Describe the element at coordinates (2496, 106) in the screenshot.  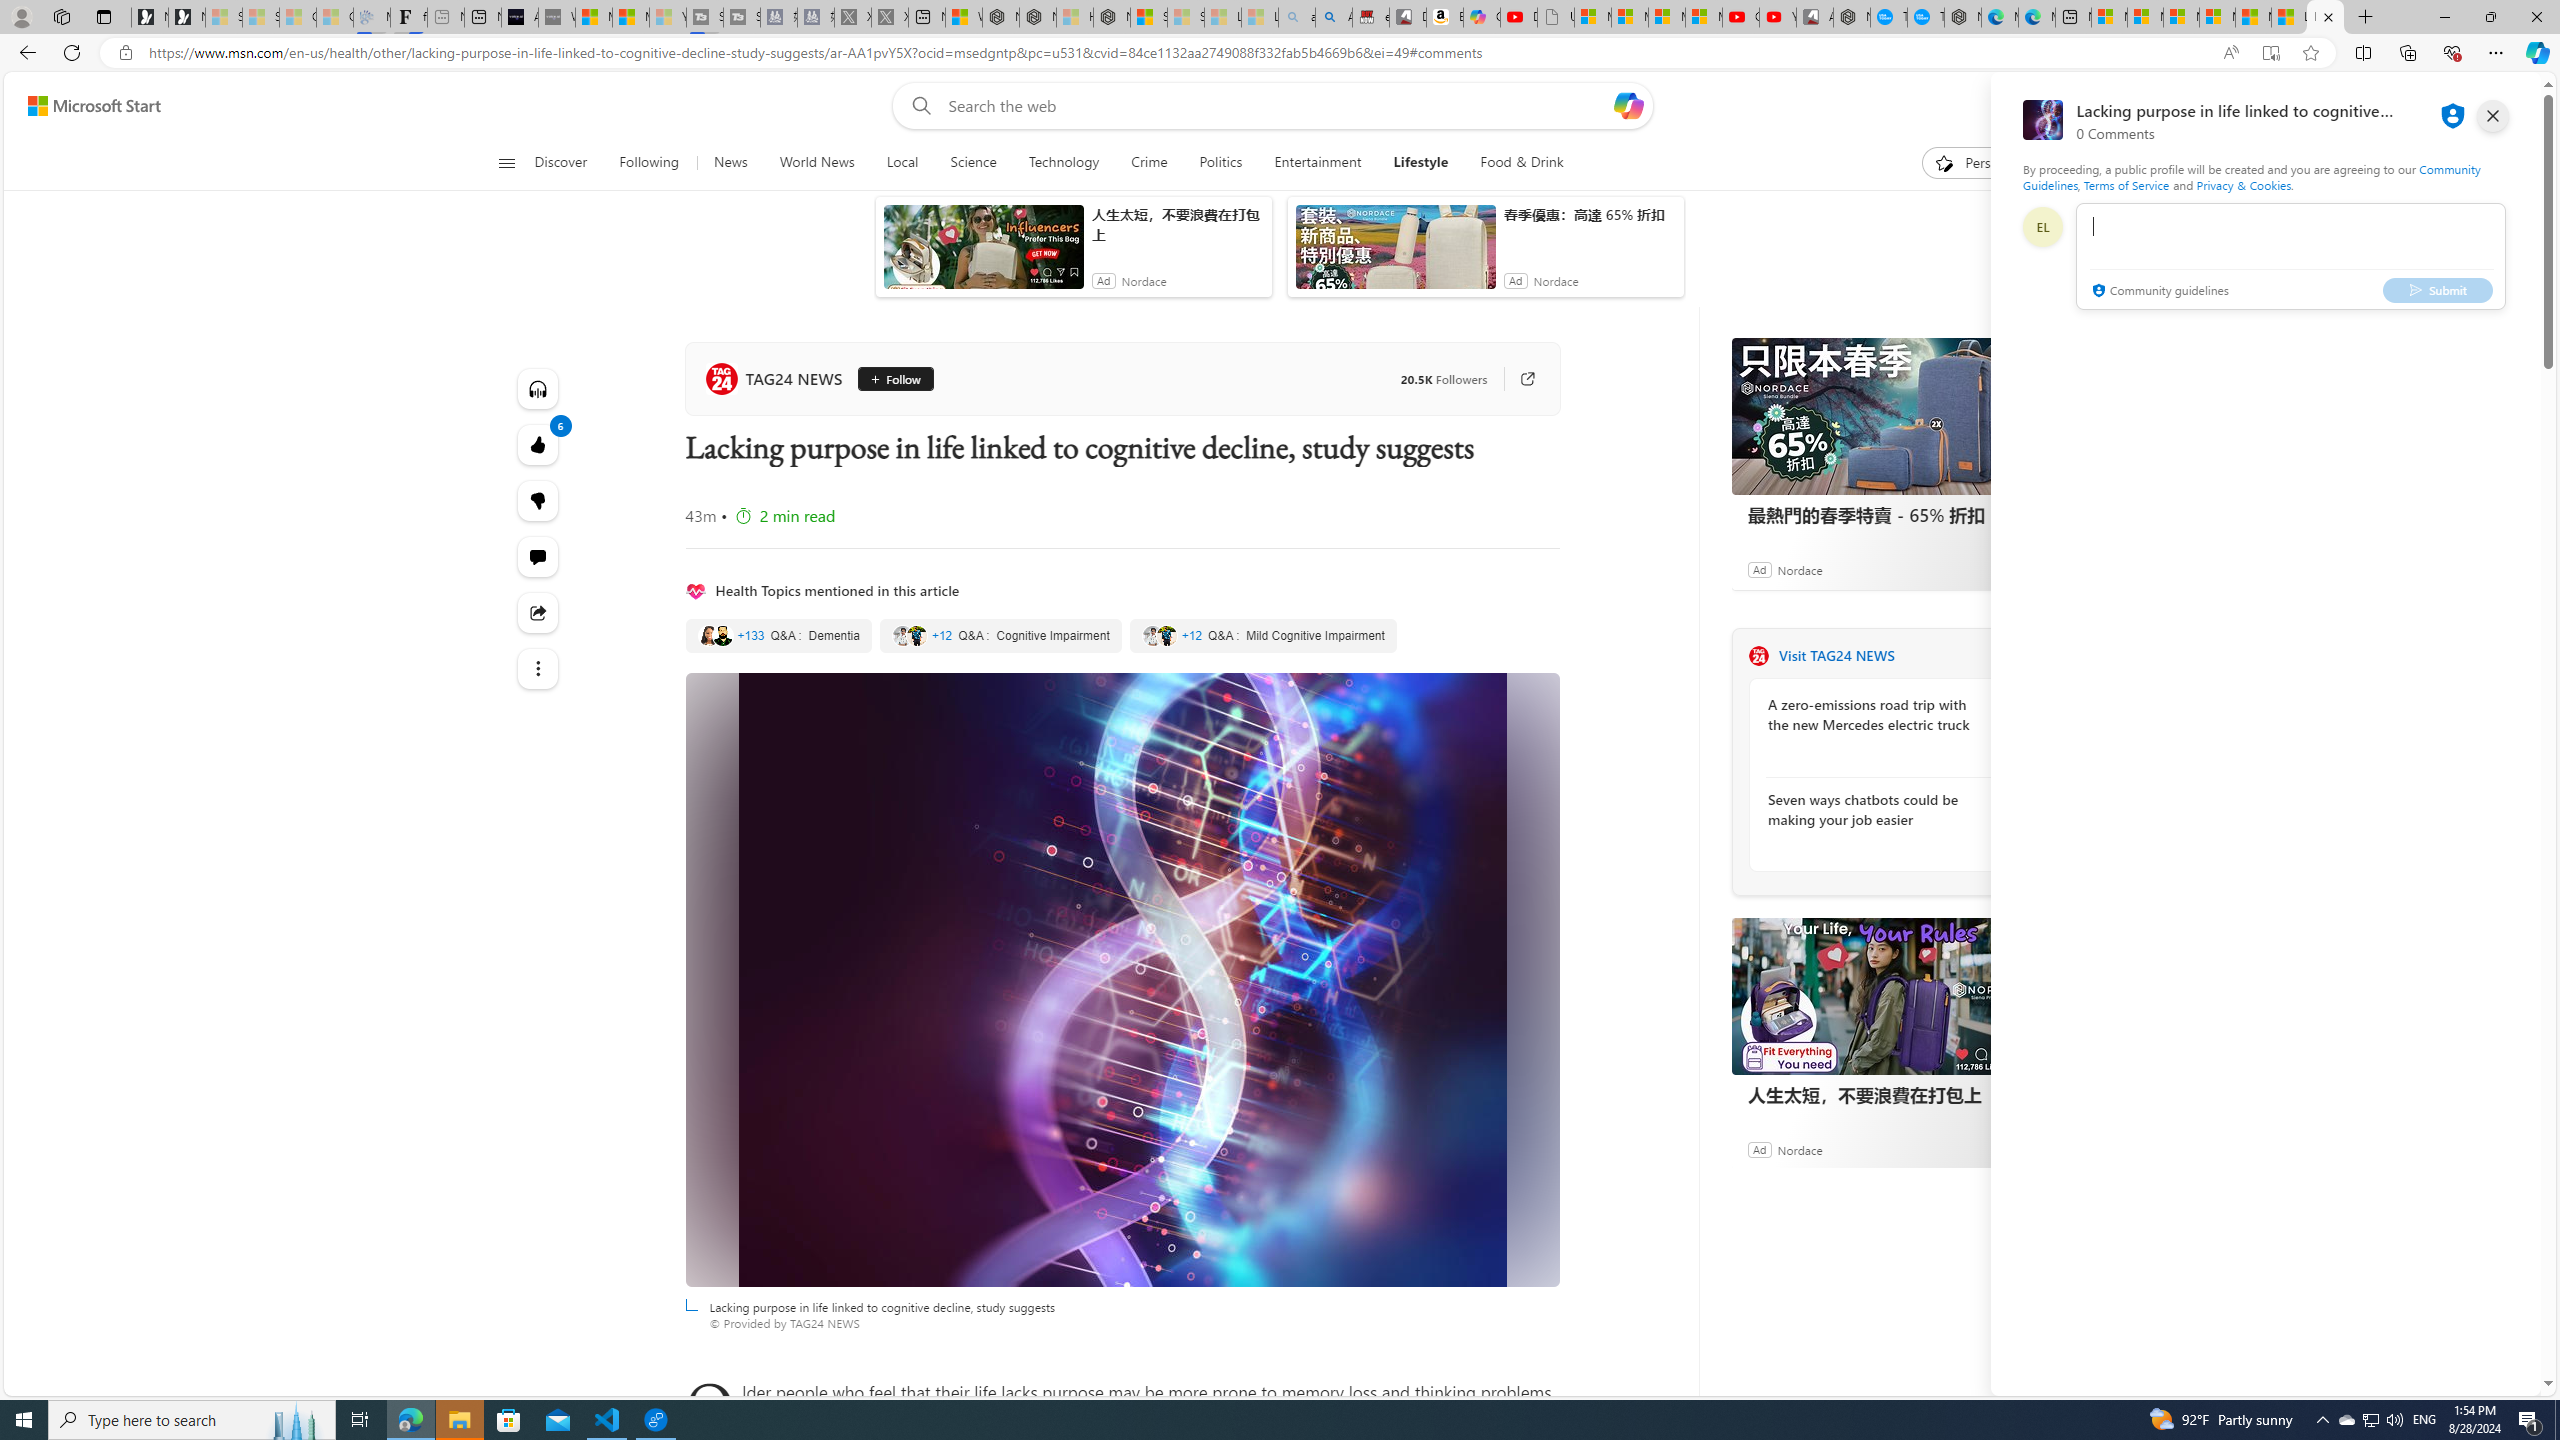
I see `'Open settings'` at that location.